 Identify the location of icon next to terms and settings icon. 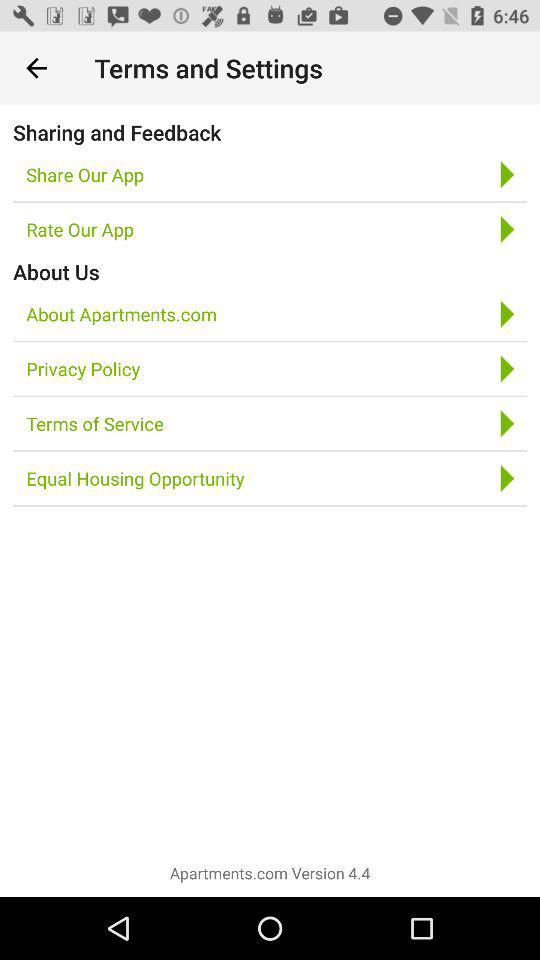
(36, 68).